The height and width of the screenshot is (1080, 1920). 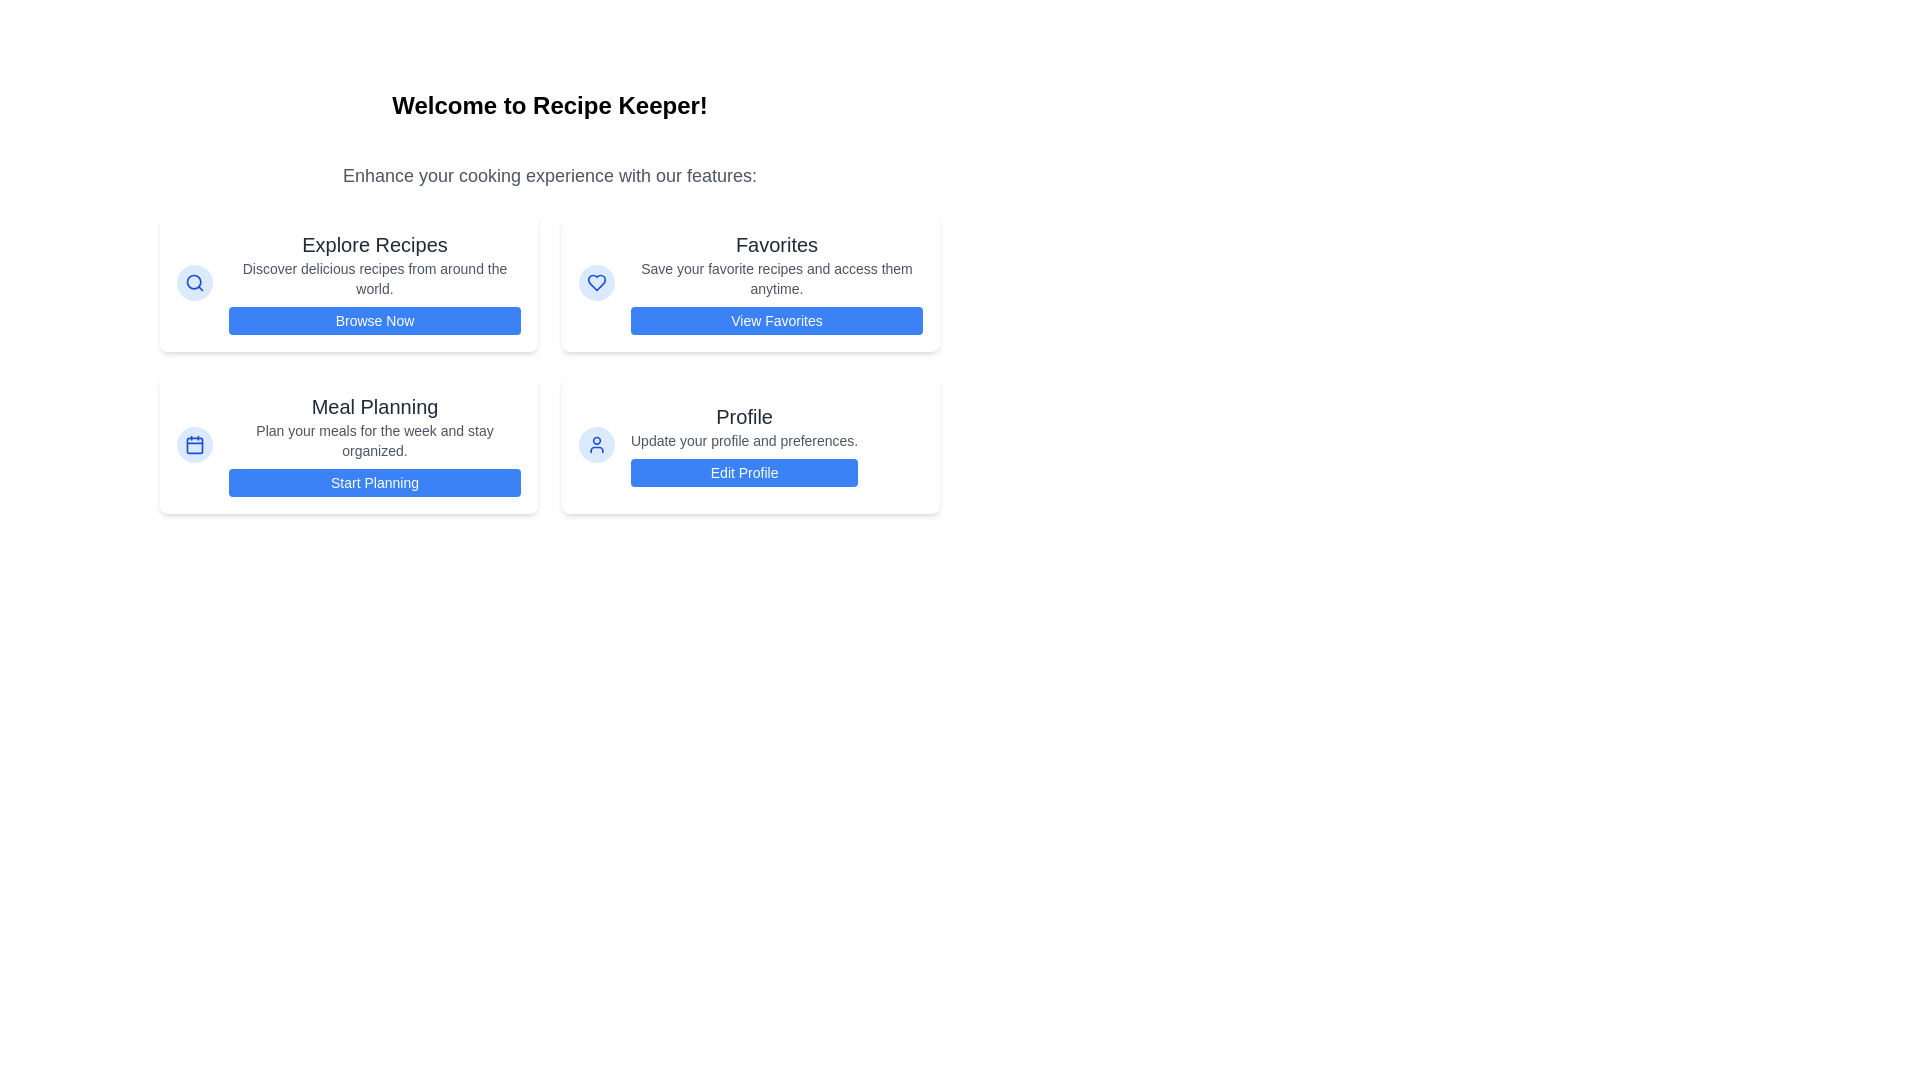 I want to click on the small circular blue icon with a calendar symbol located in the 'Meal Planning' section, positioned above the 'Start Planning' button, so click(x=195, y=443).